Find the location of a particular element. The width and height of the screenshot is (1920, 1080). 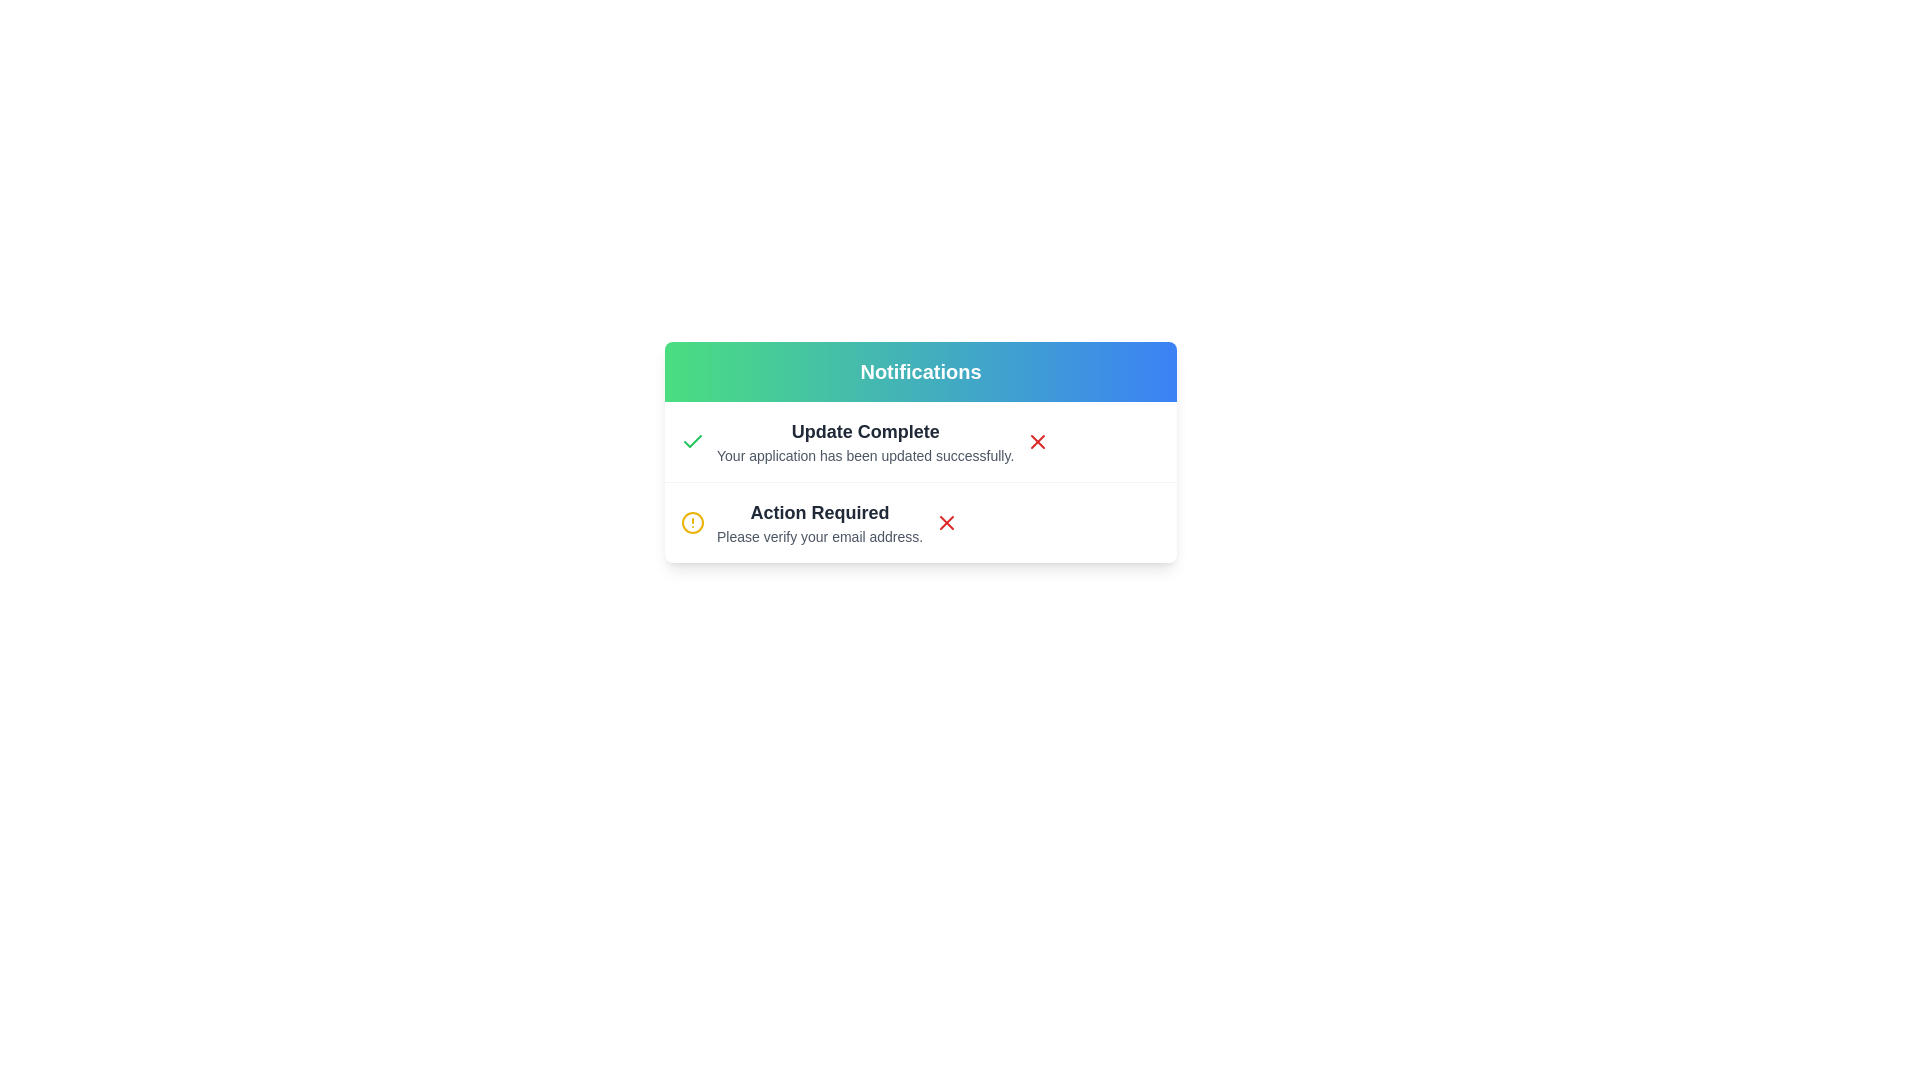

the bold text label reading 'Action Required' within the notification card interface is located at coordinates (820, 512).